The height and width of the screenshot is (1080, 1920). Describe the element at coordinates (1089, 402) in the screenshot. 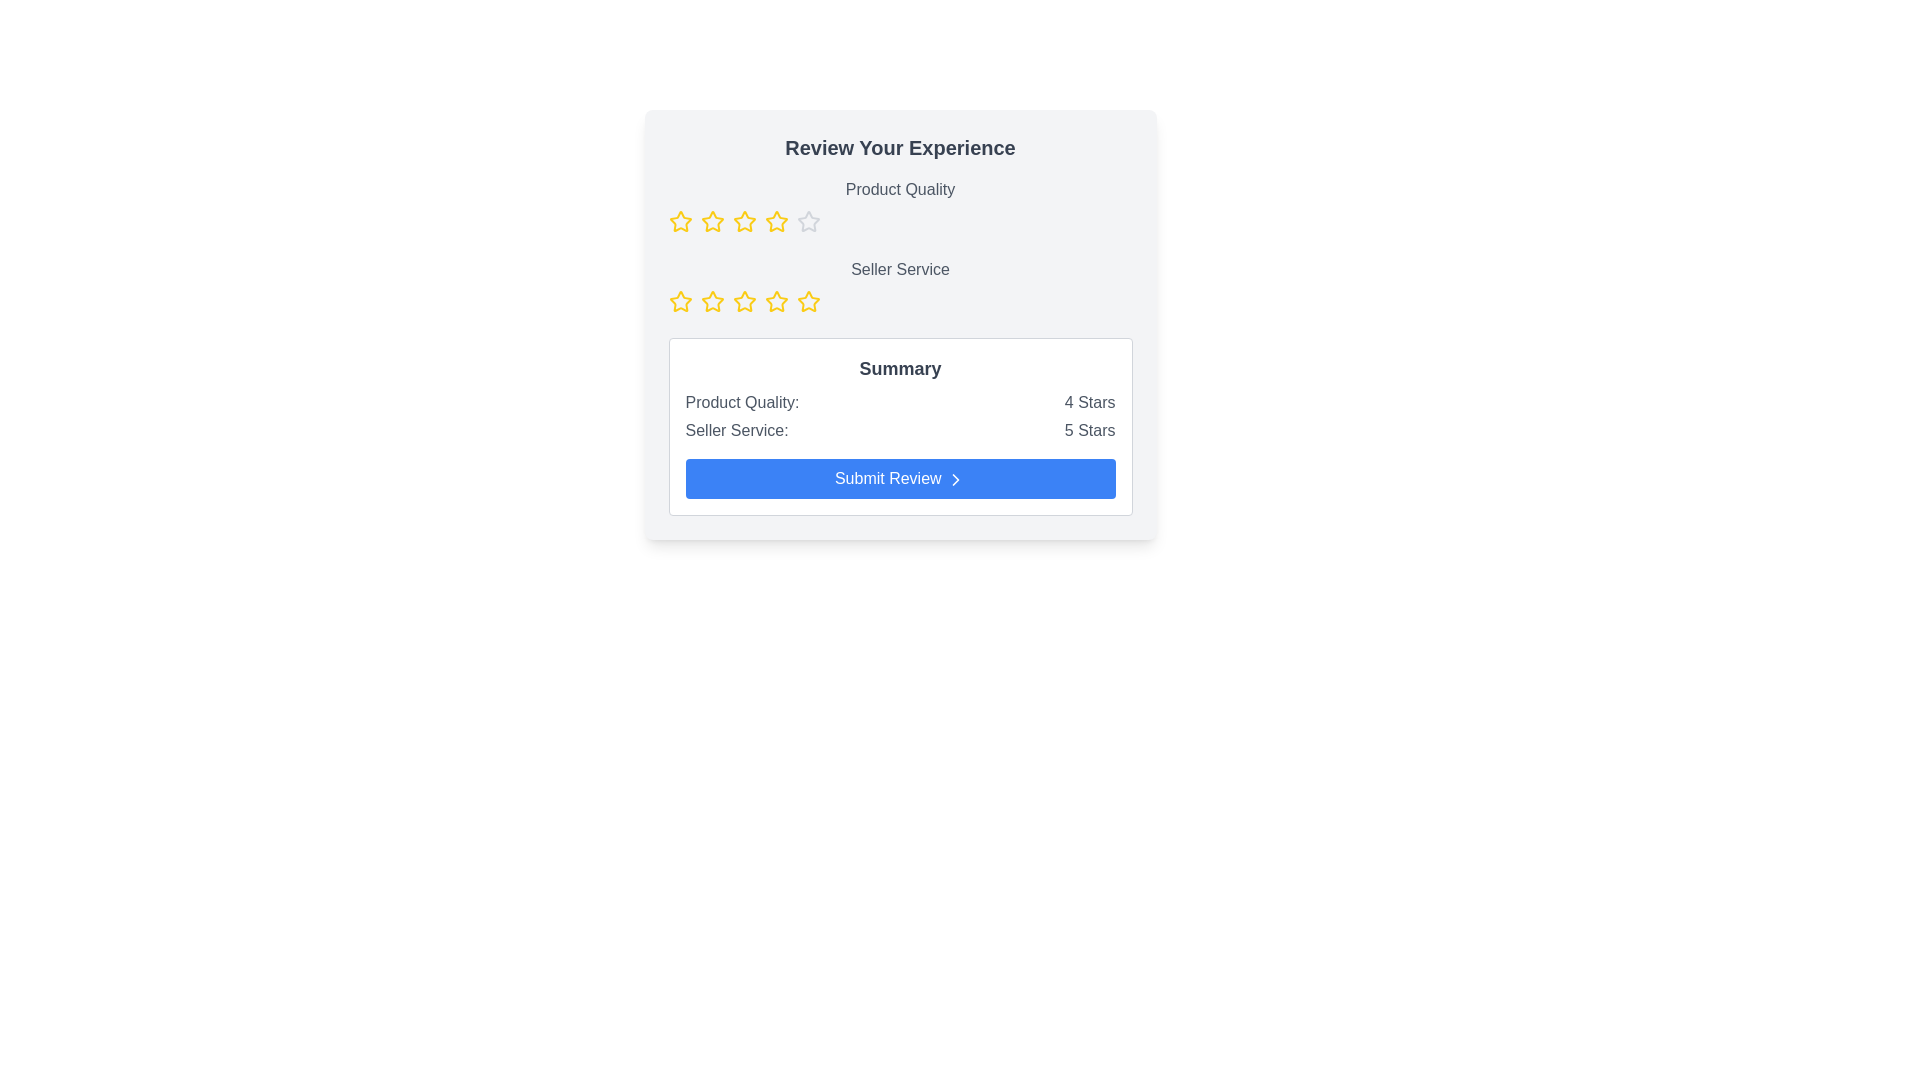

I see `the '4 Stars' text label in the 'Summary' section, which is styled in gray font and positioned to the right of the 'Product Quality:' label` at that location.